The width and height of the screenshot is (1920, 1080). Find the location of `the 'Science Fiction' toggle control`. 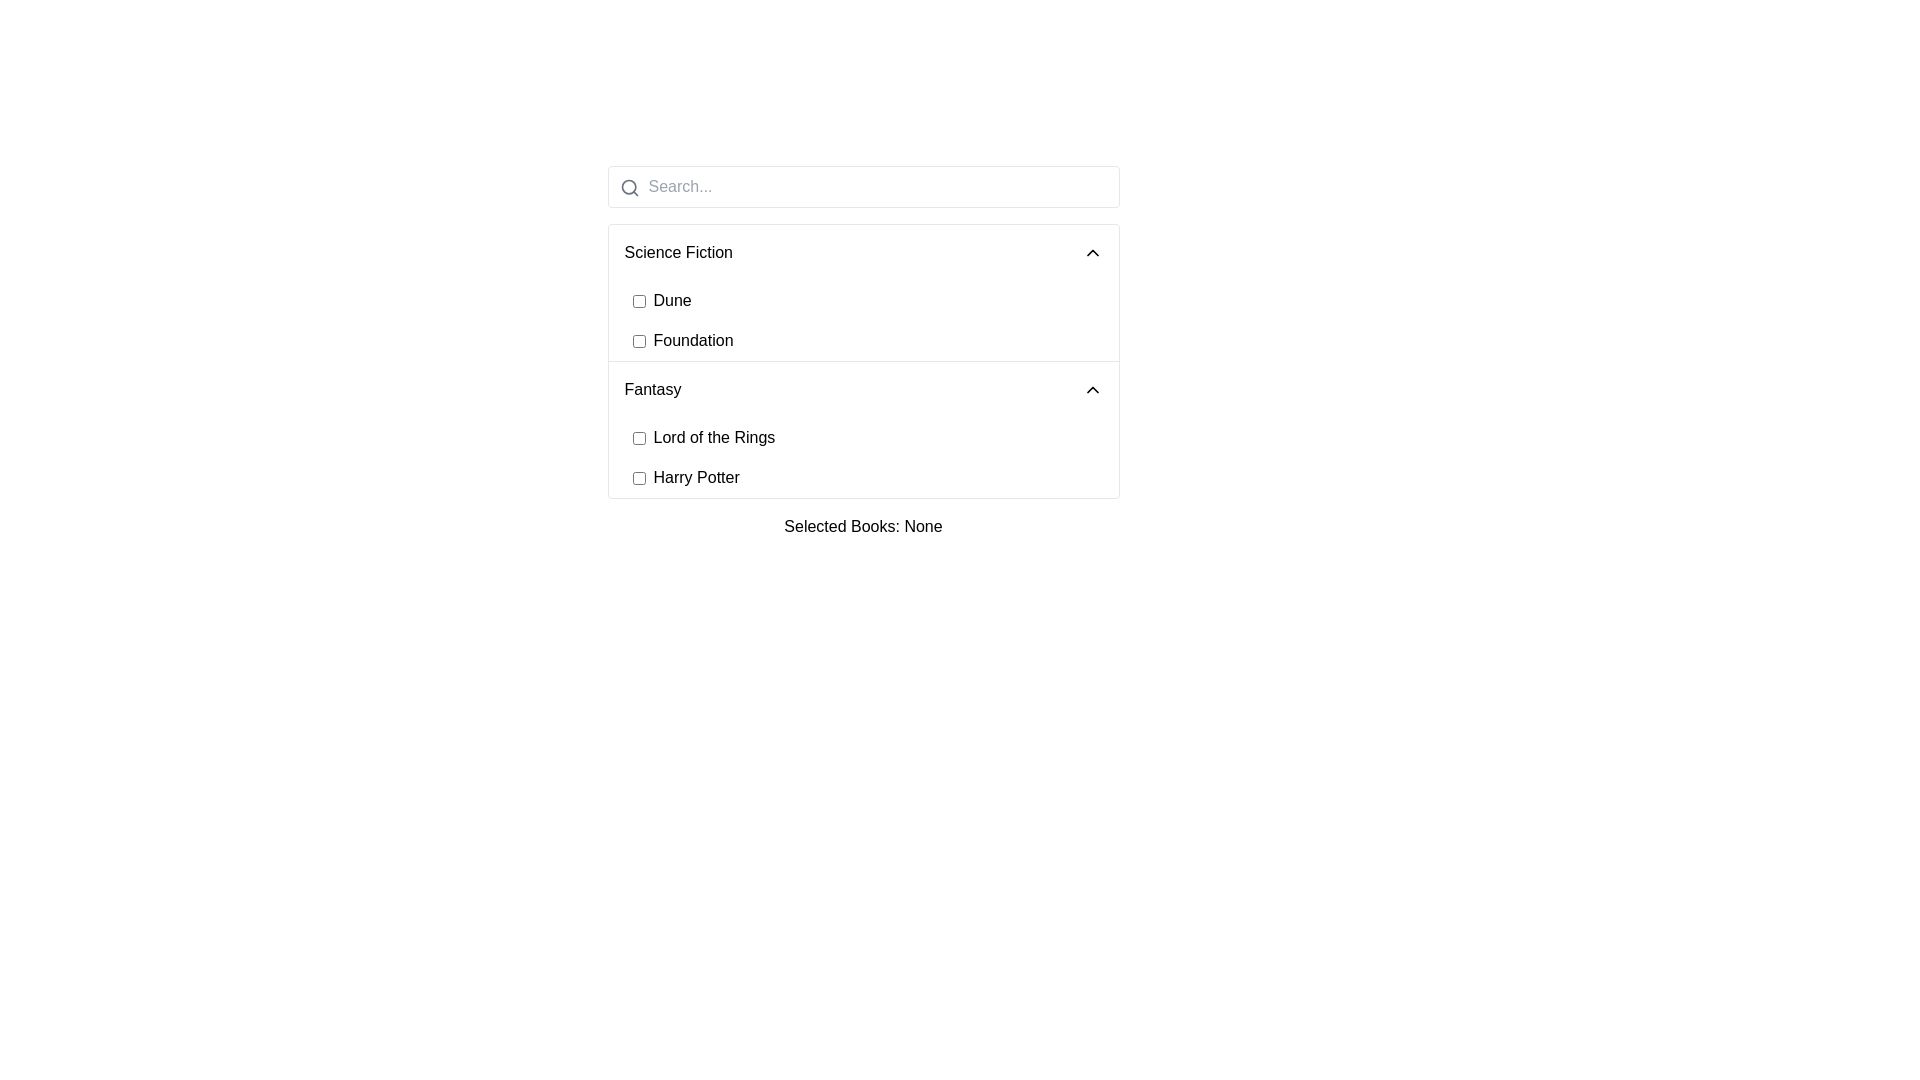

the 'Science Fiction' toggle control is located at coordinates (863, 252).